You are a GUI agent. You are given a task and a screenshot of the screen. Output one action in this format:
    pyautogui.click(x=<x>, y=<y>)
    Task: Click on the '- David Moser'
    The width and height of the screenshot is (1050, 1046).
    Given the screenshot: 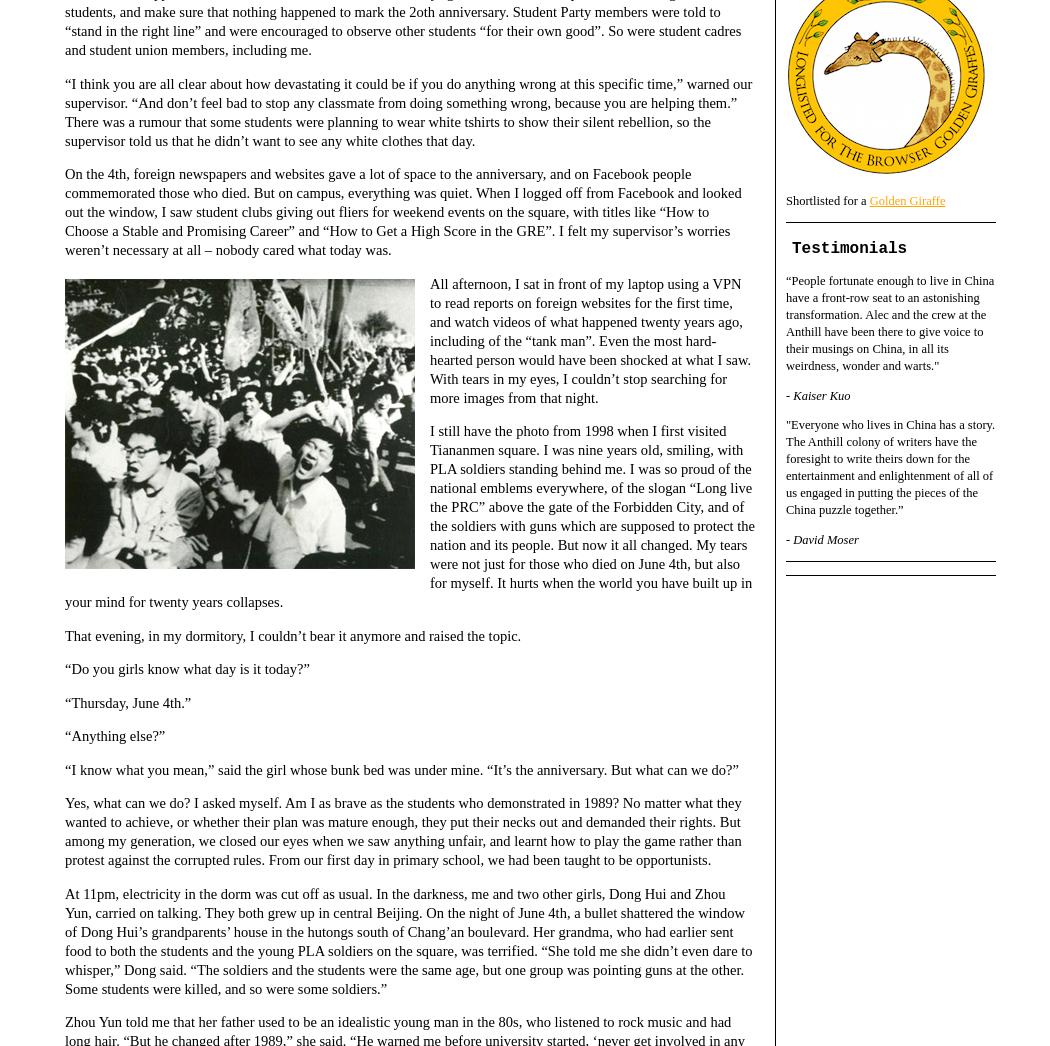 What is the action you would take?
    pyautogui.click(x=786, y=538)
    